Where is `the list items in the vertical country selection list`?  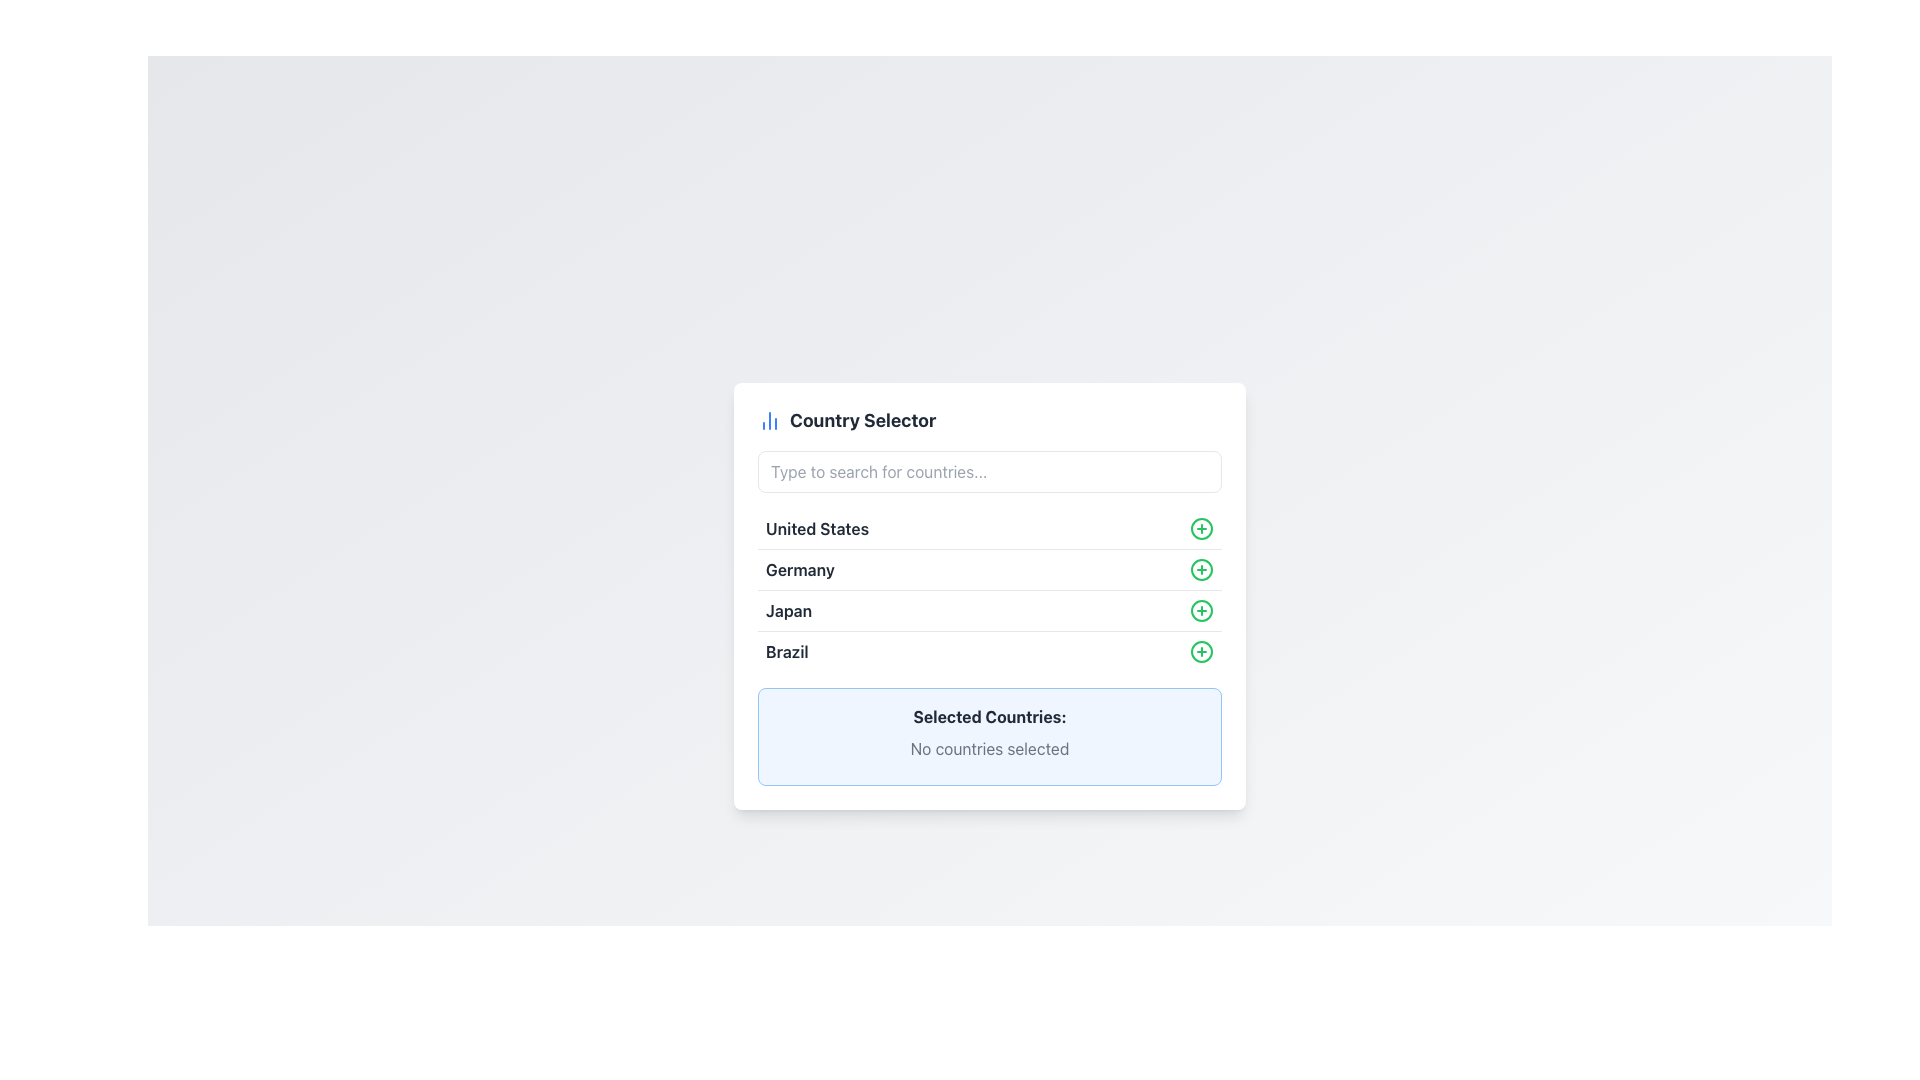
the list items in the vertical country selection list is located at coordinates (989, 595).